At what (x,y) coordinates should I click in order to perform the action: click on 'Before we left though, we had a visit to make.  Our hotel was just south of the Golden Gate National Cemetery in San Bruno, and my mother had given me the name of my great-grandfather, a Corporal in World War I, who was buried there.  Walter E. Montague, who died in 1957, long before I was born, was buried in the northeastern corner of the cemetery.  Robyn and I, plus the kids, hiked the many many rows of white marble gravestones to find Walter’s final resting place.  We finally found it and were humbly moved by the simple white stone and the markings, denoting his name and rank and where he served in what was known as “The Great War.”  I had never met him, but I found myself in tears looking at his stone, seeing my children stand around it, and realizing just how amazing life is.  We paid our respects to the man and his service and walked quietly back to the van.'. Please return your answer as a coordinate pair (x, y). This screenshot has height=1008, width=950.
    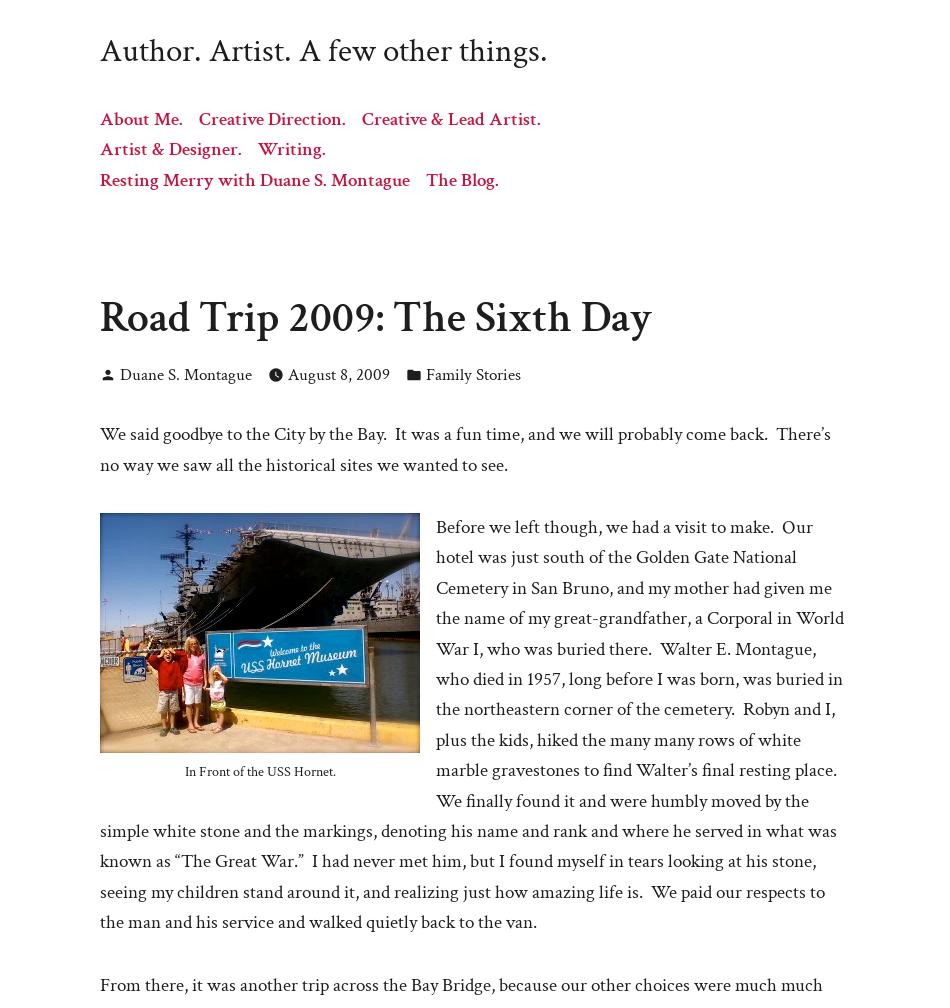
    Looking at the image, I should click on (470, 724).